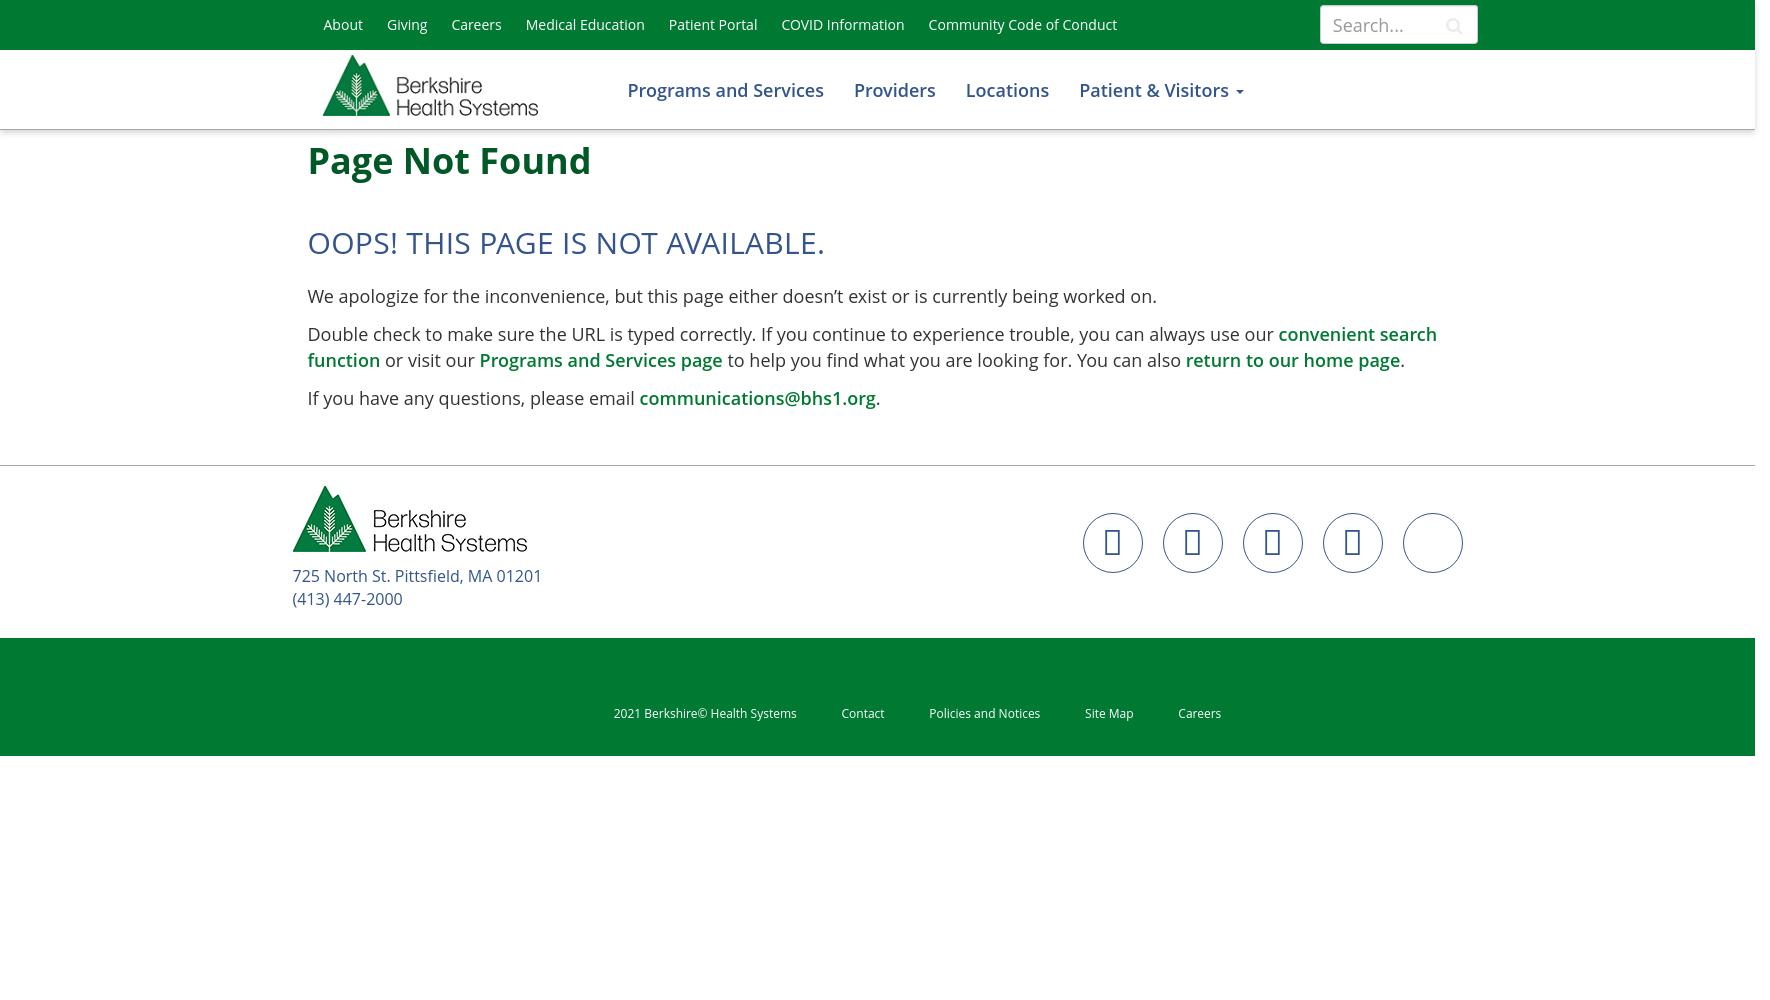 The width and height of the screenshot is (1770, 1000). Describe the element at coordinates (711, 24) in the screenshot. I see `'Patient Portal'` at that location.